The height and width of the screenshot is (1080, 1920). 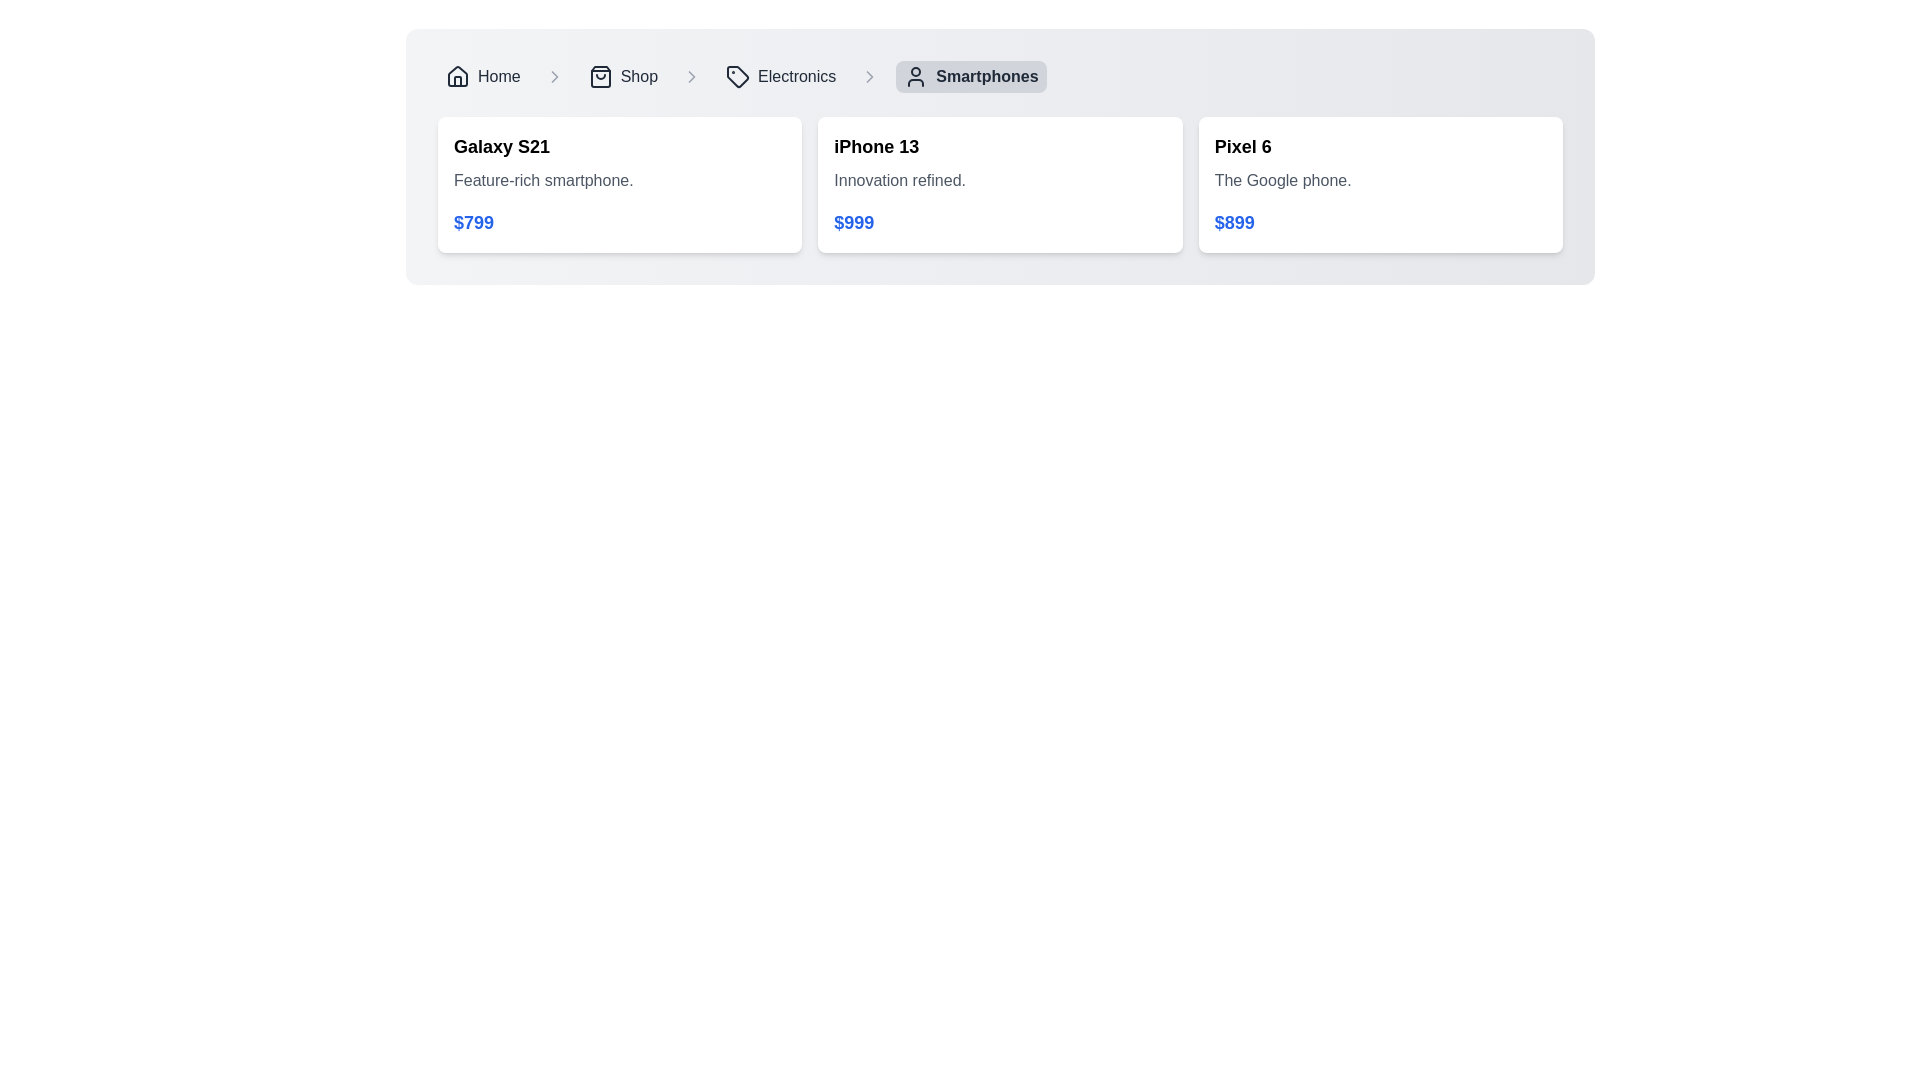 What do you see at coordinates (599, 76) in the screenshot?
I see `the shopping icon located centrally within the 'Shop' button in the navigation bar` at bounding box center [599, 76].